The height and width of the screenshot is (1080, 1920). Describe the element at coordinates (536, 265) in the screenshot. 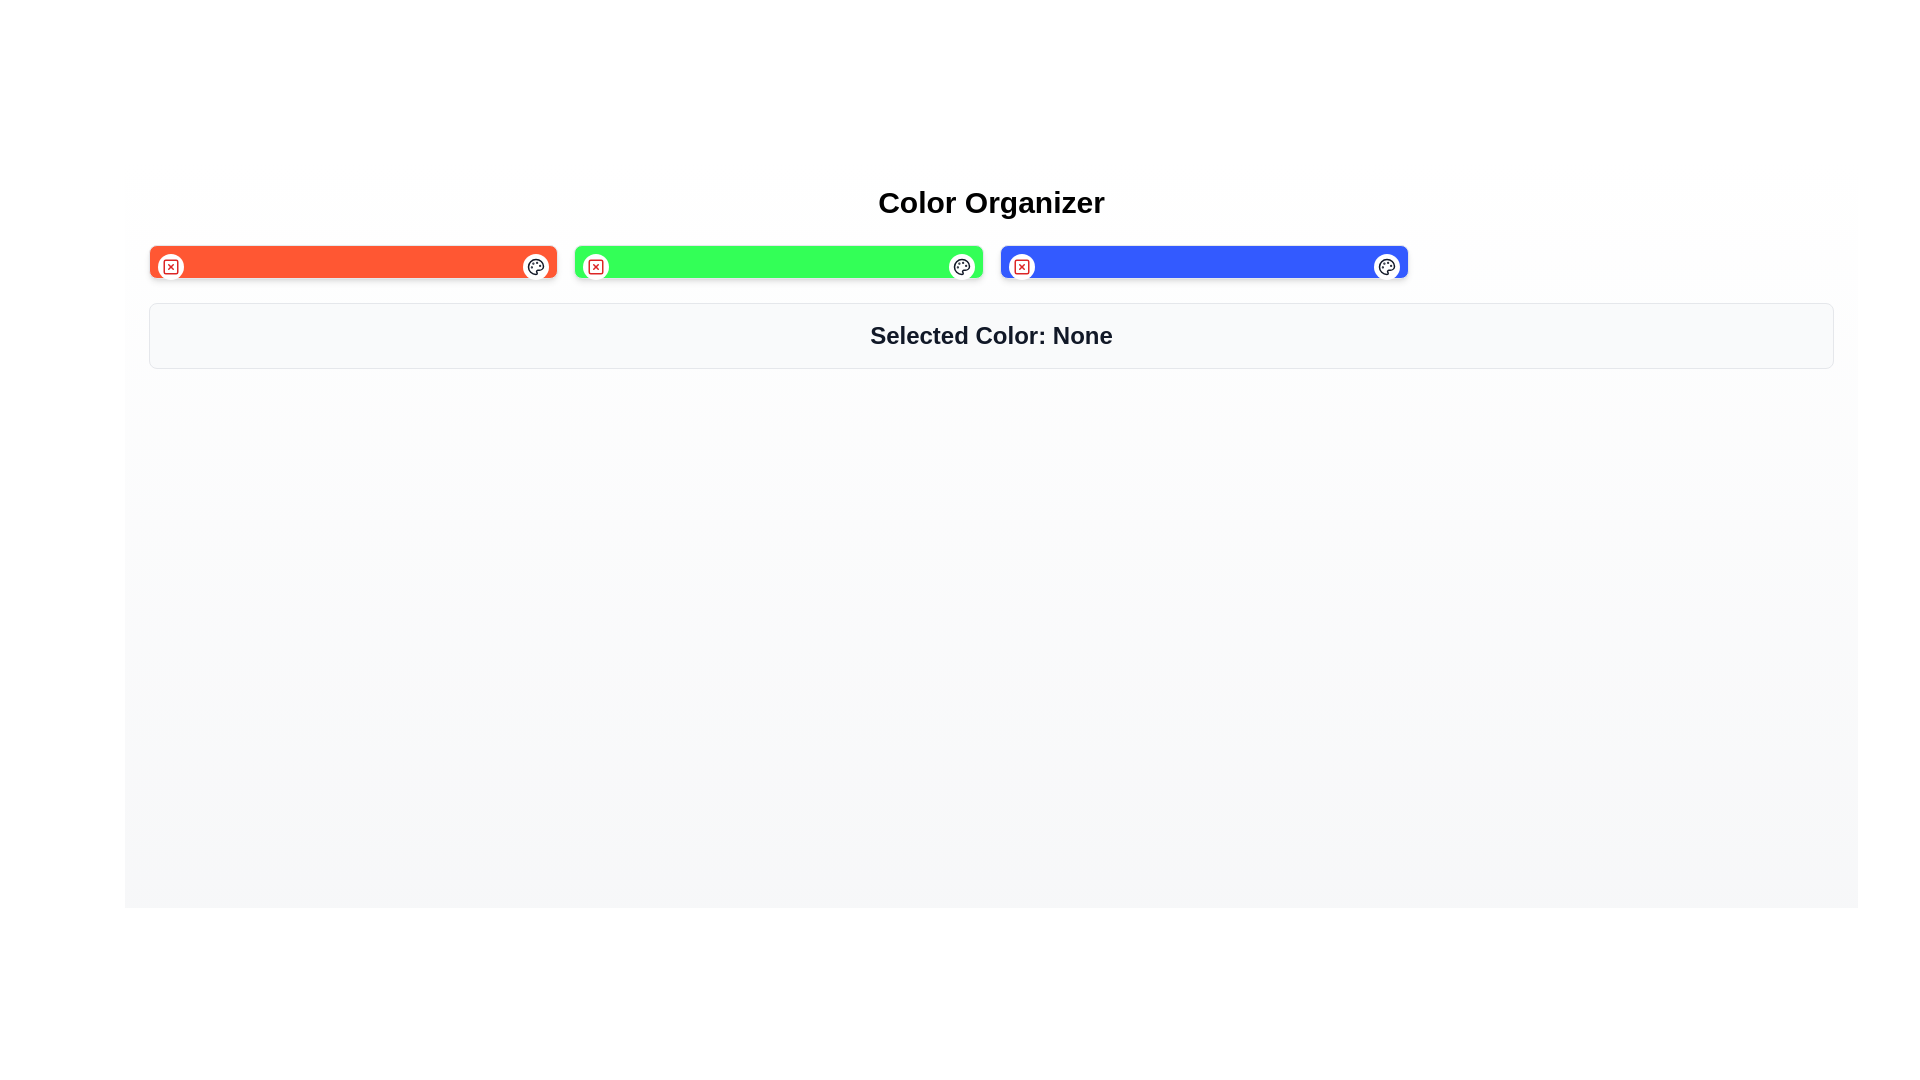

I see `the SVG icon located at the center top of the interface, within the green bar, near the right edge` at that location.